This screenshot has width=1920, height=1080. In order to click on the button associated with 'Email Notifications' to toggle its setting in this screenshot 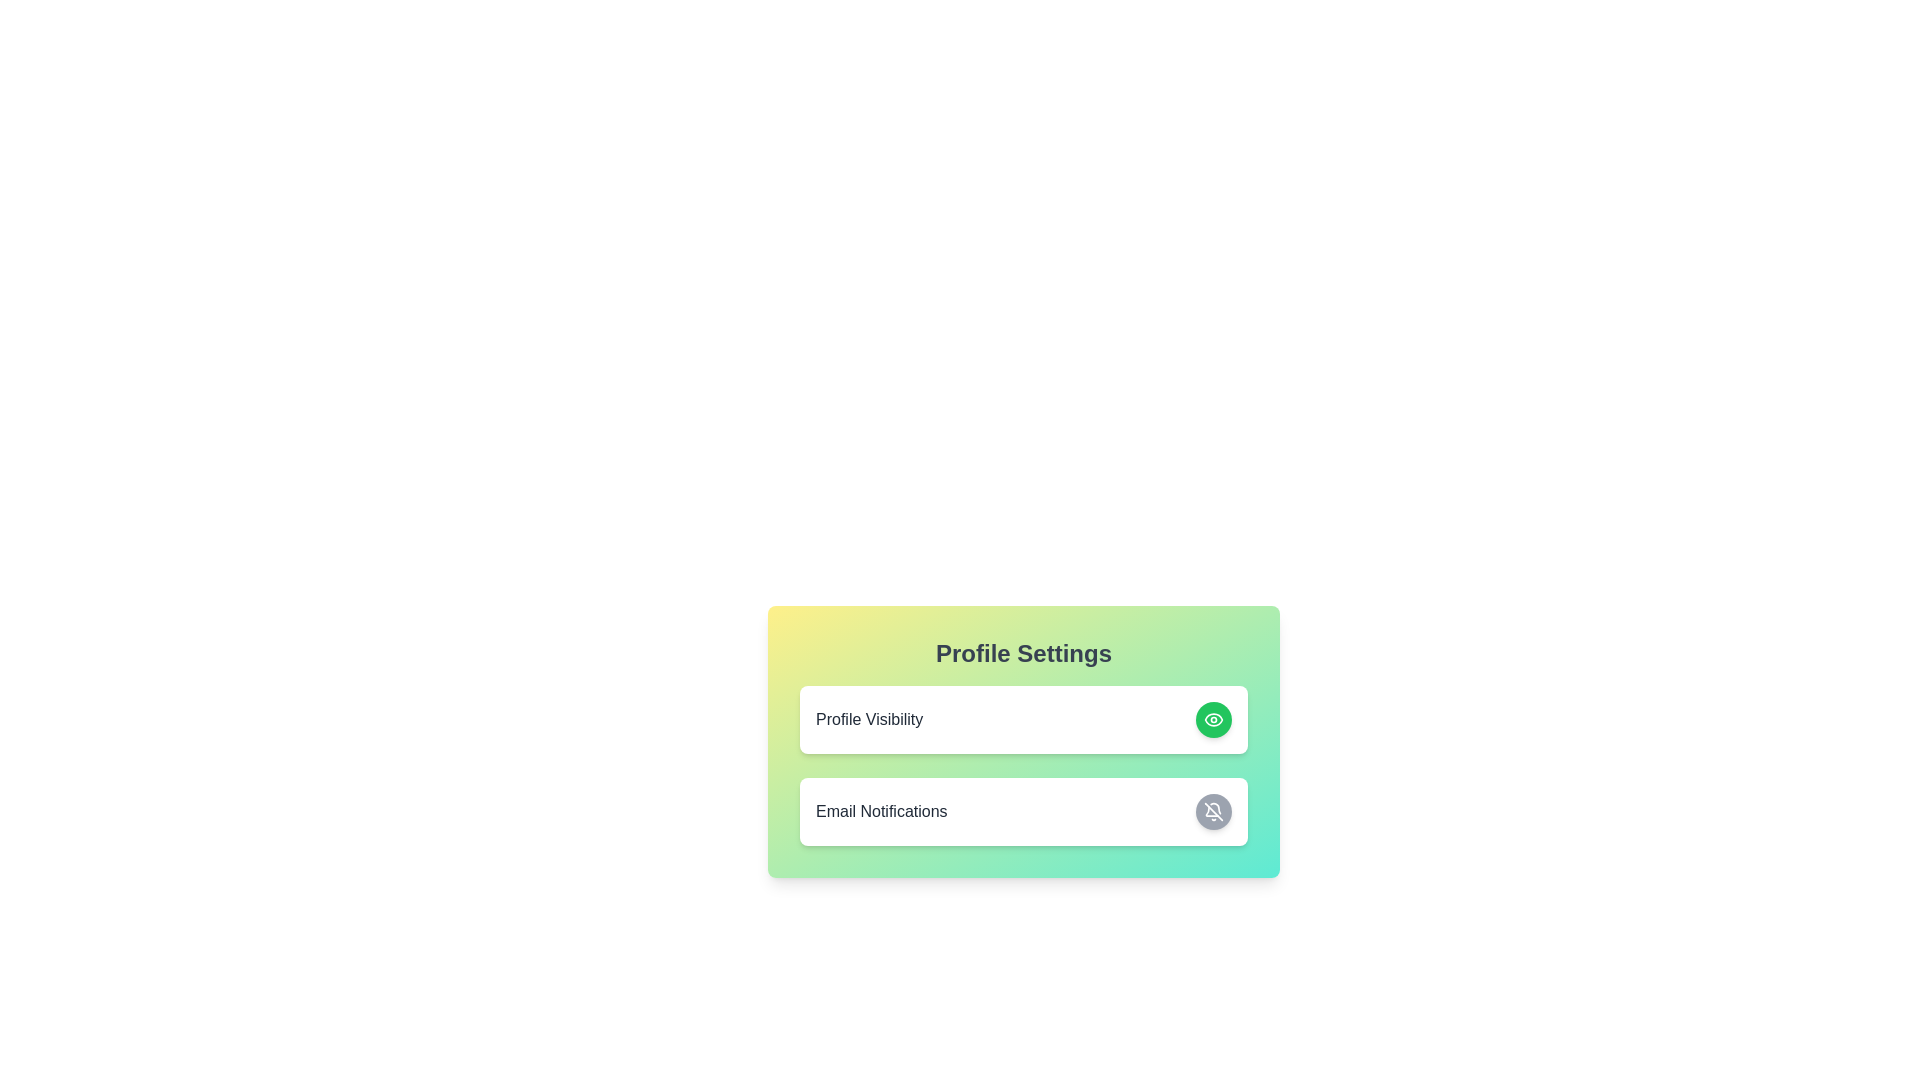, I will do `click(1213, 812)`.